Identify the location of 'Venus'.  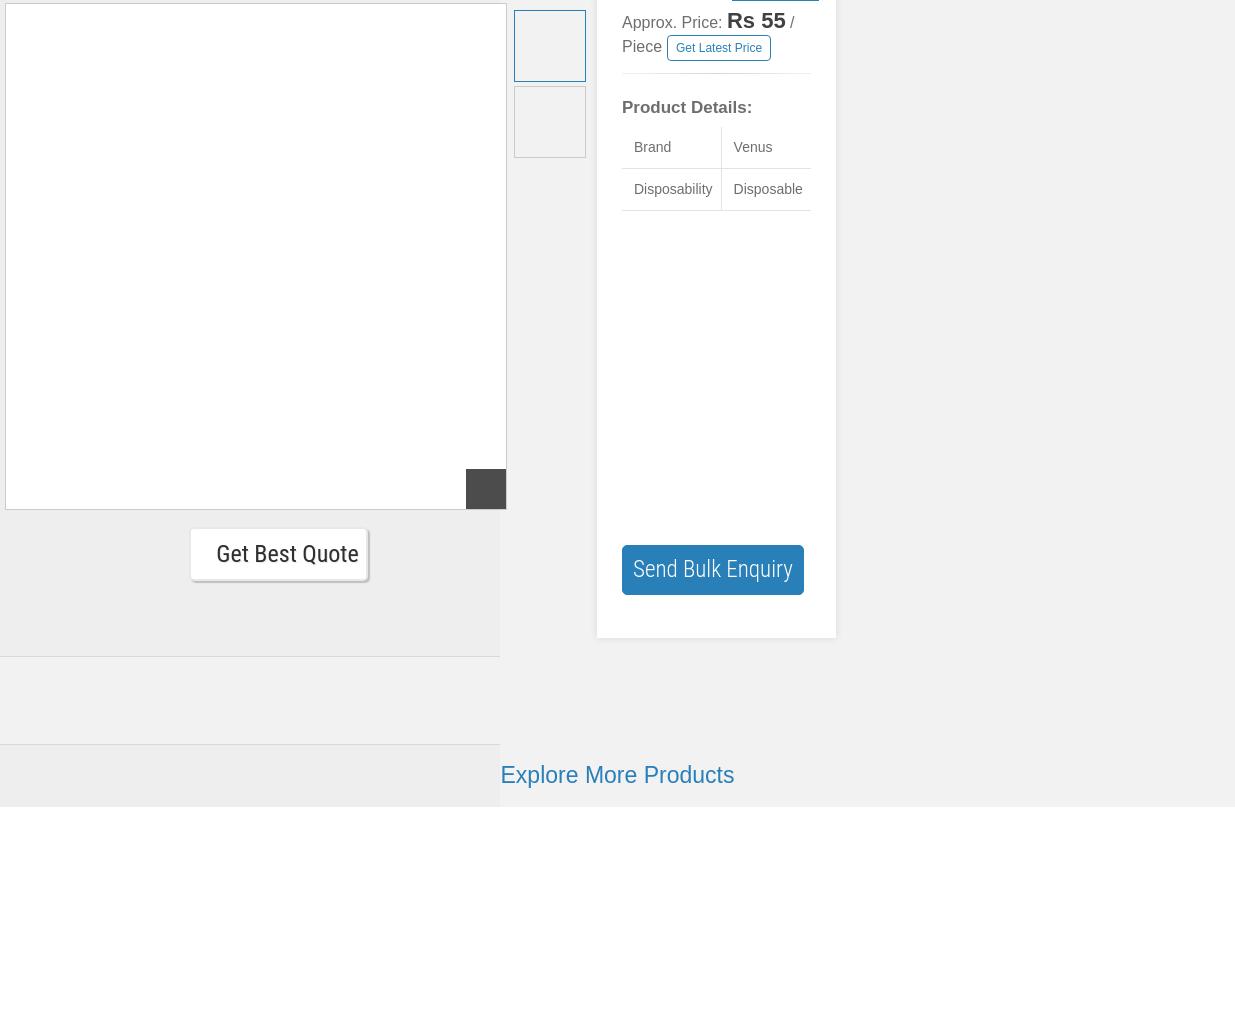
(732, 147).